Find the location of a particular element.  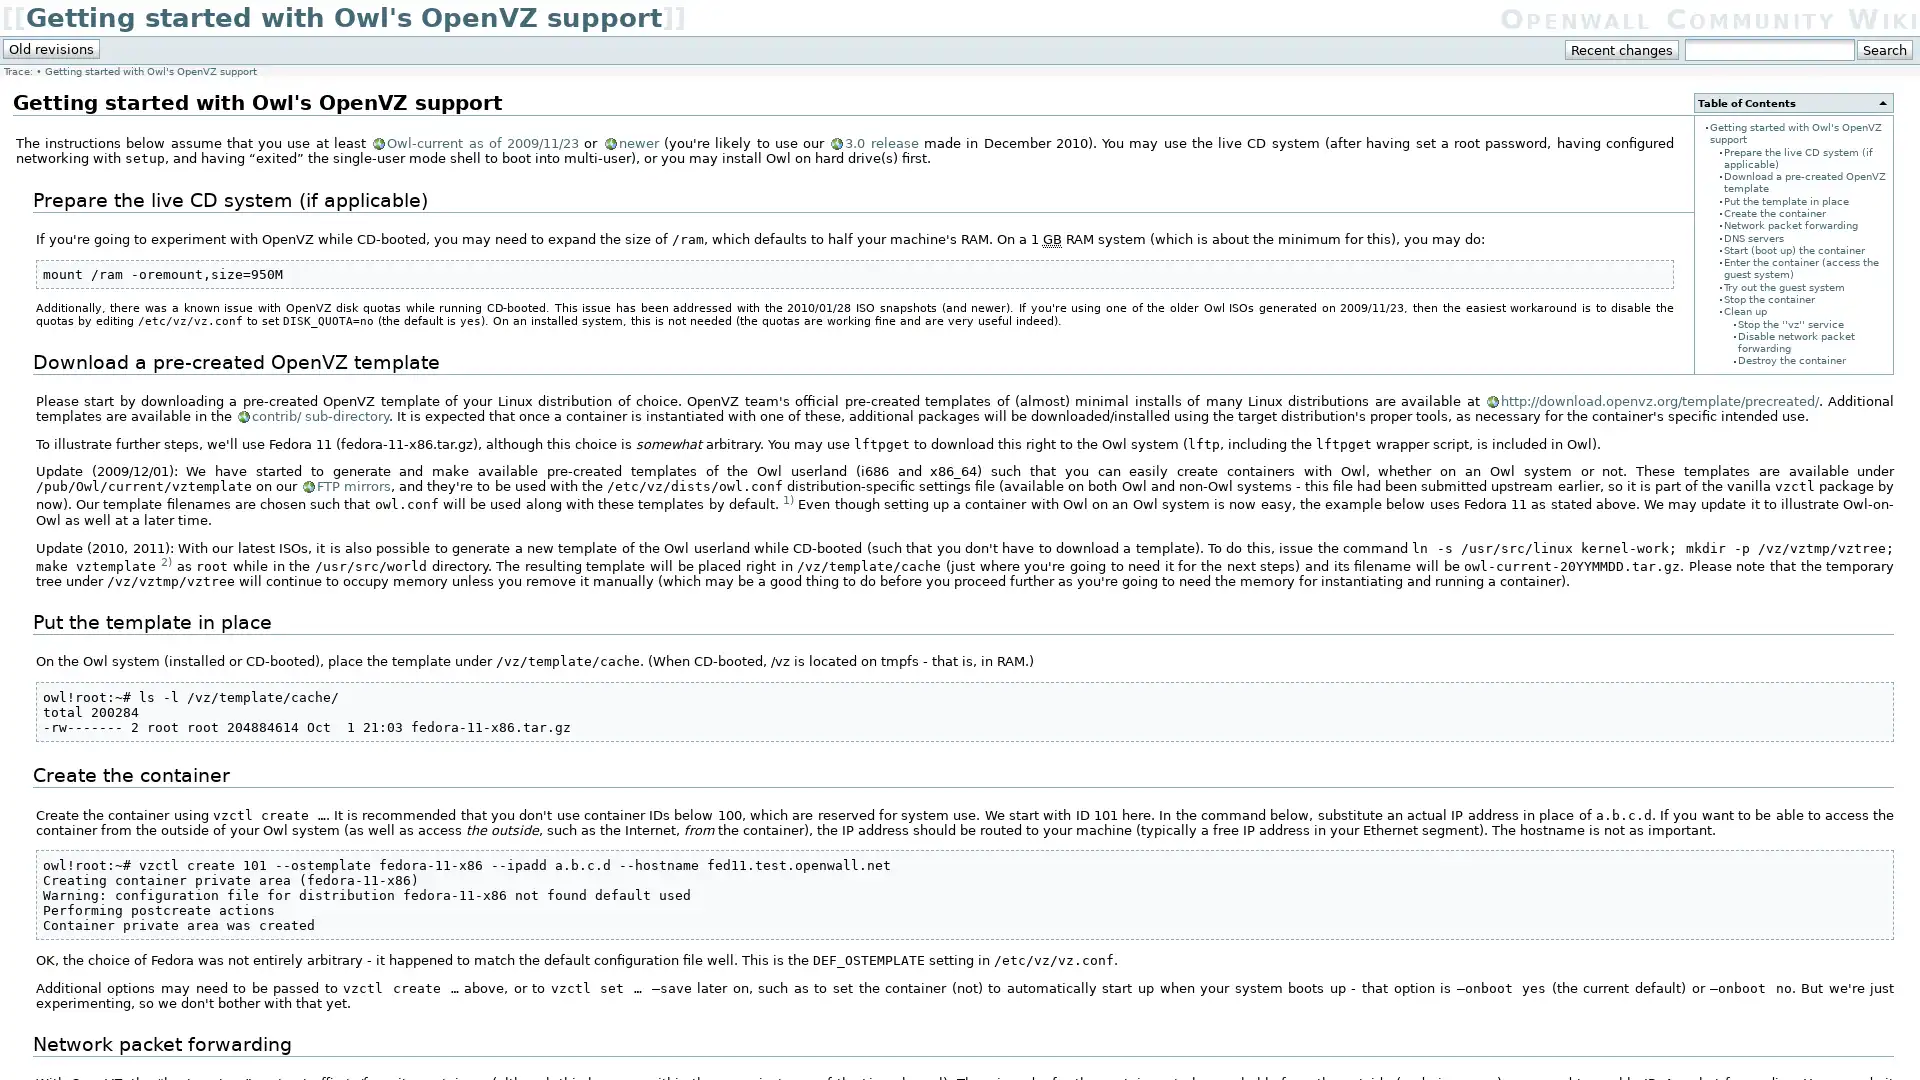

Search is located at coordinates (1883, 49).